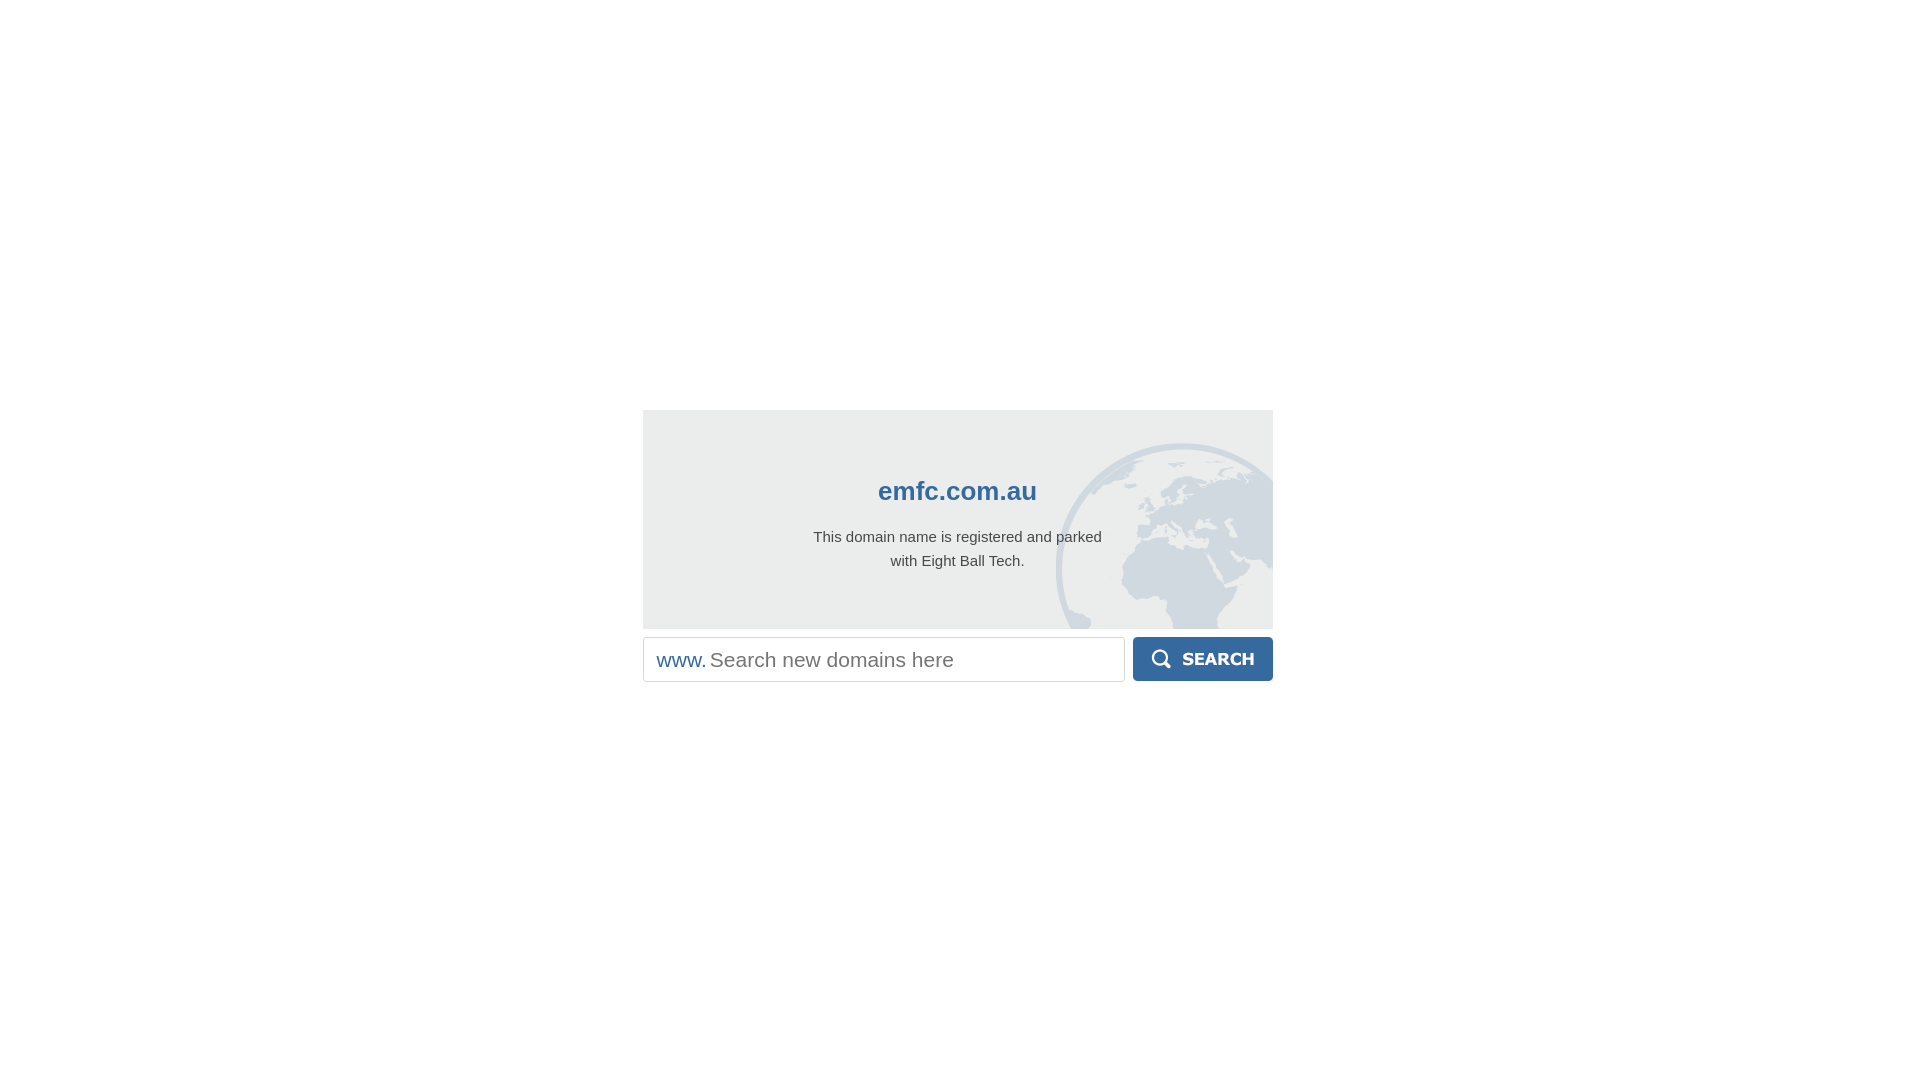 Image resolution: width=1920 pixels, height=1080 pixels. Describe the element at coordinates (1202, 659) in the screenshot. I see `'Search'` at that location.